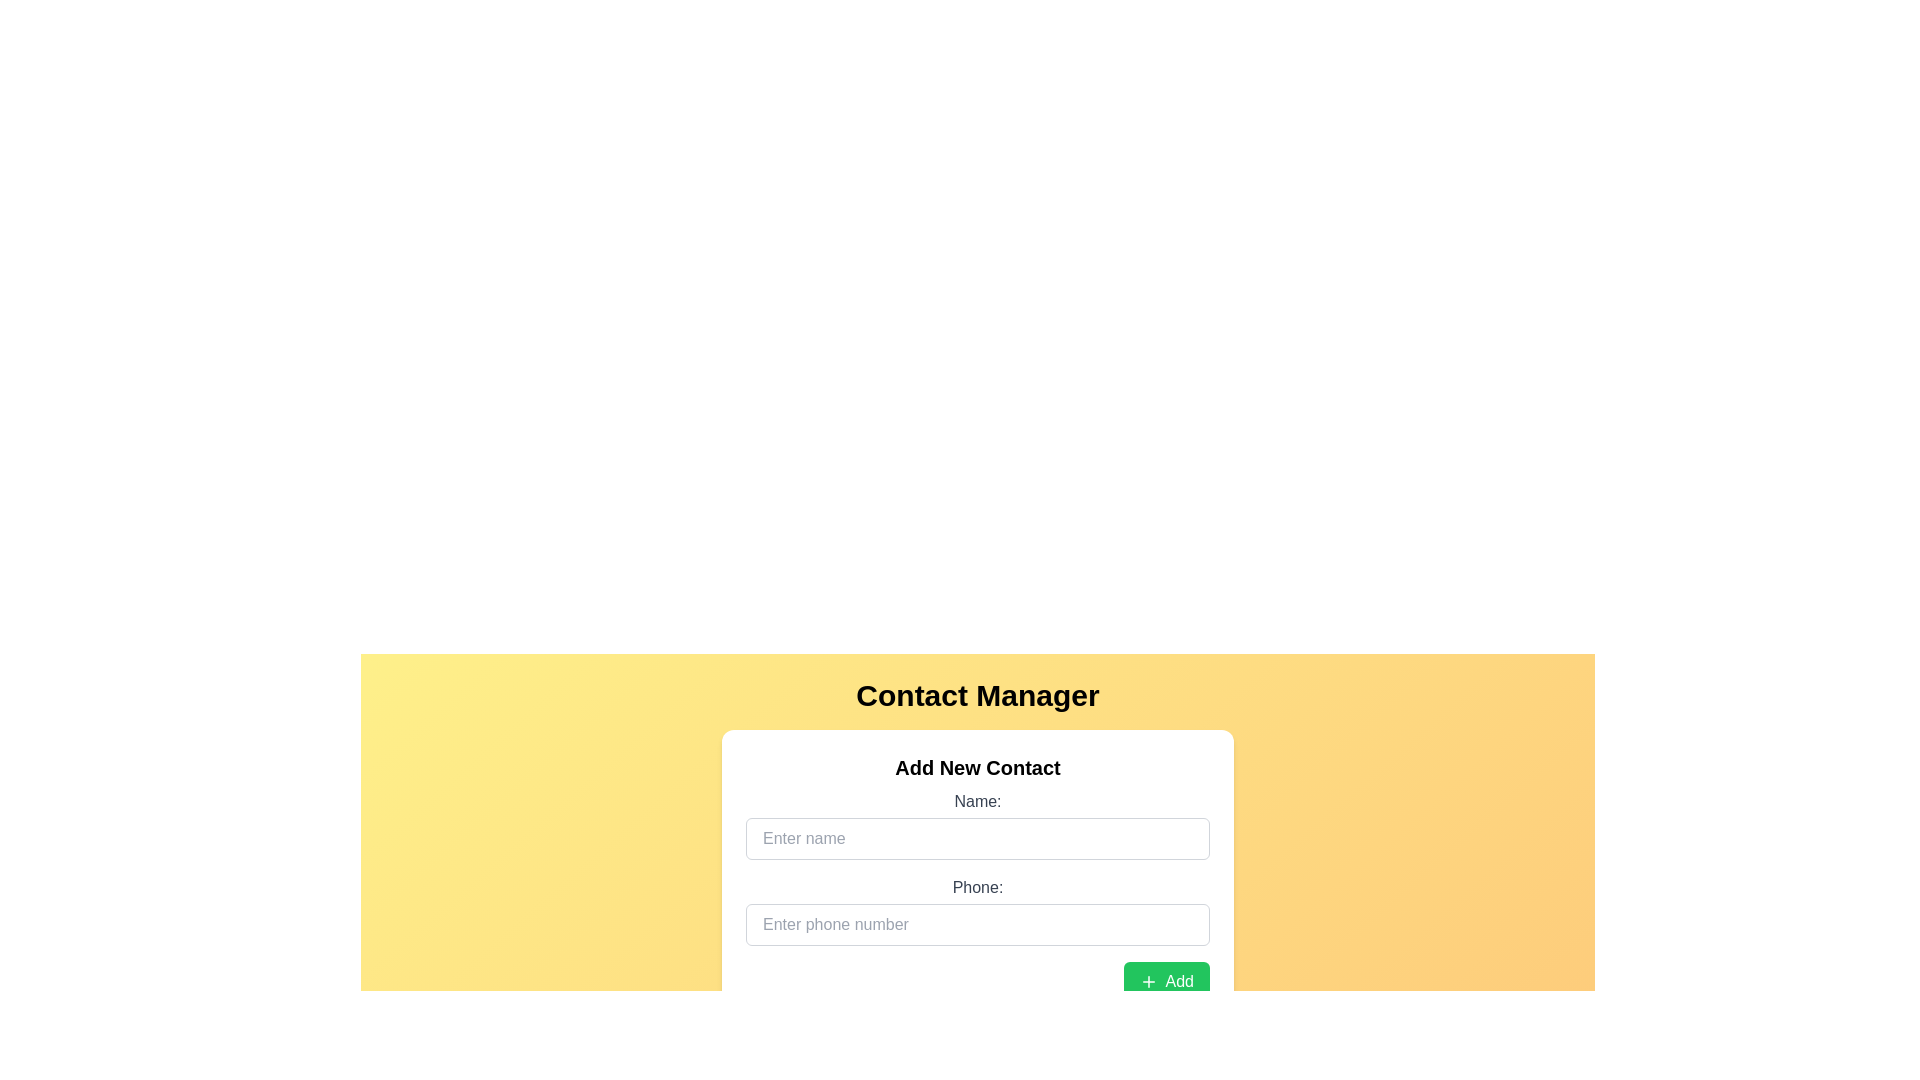  What do you see at coordinates (1148, 981) in the screenshot?
I see `the plus icon located within the 'Add' button, which features a white stroke on a green background, positioned in the bottom-right of the 'Add New Contact' form` at bounding box center [1148, 981].